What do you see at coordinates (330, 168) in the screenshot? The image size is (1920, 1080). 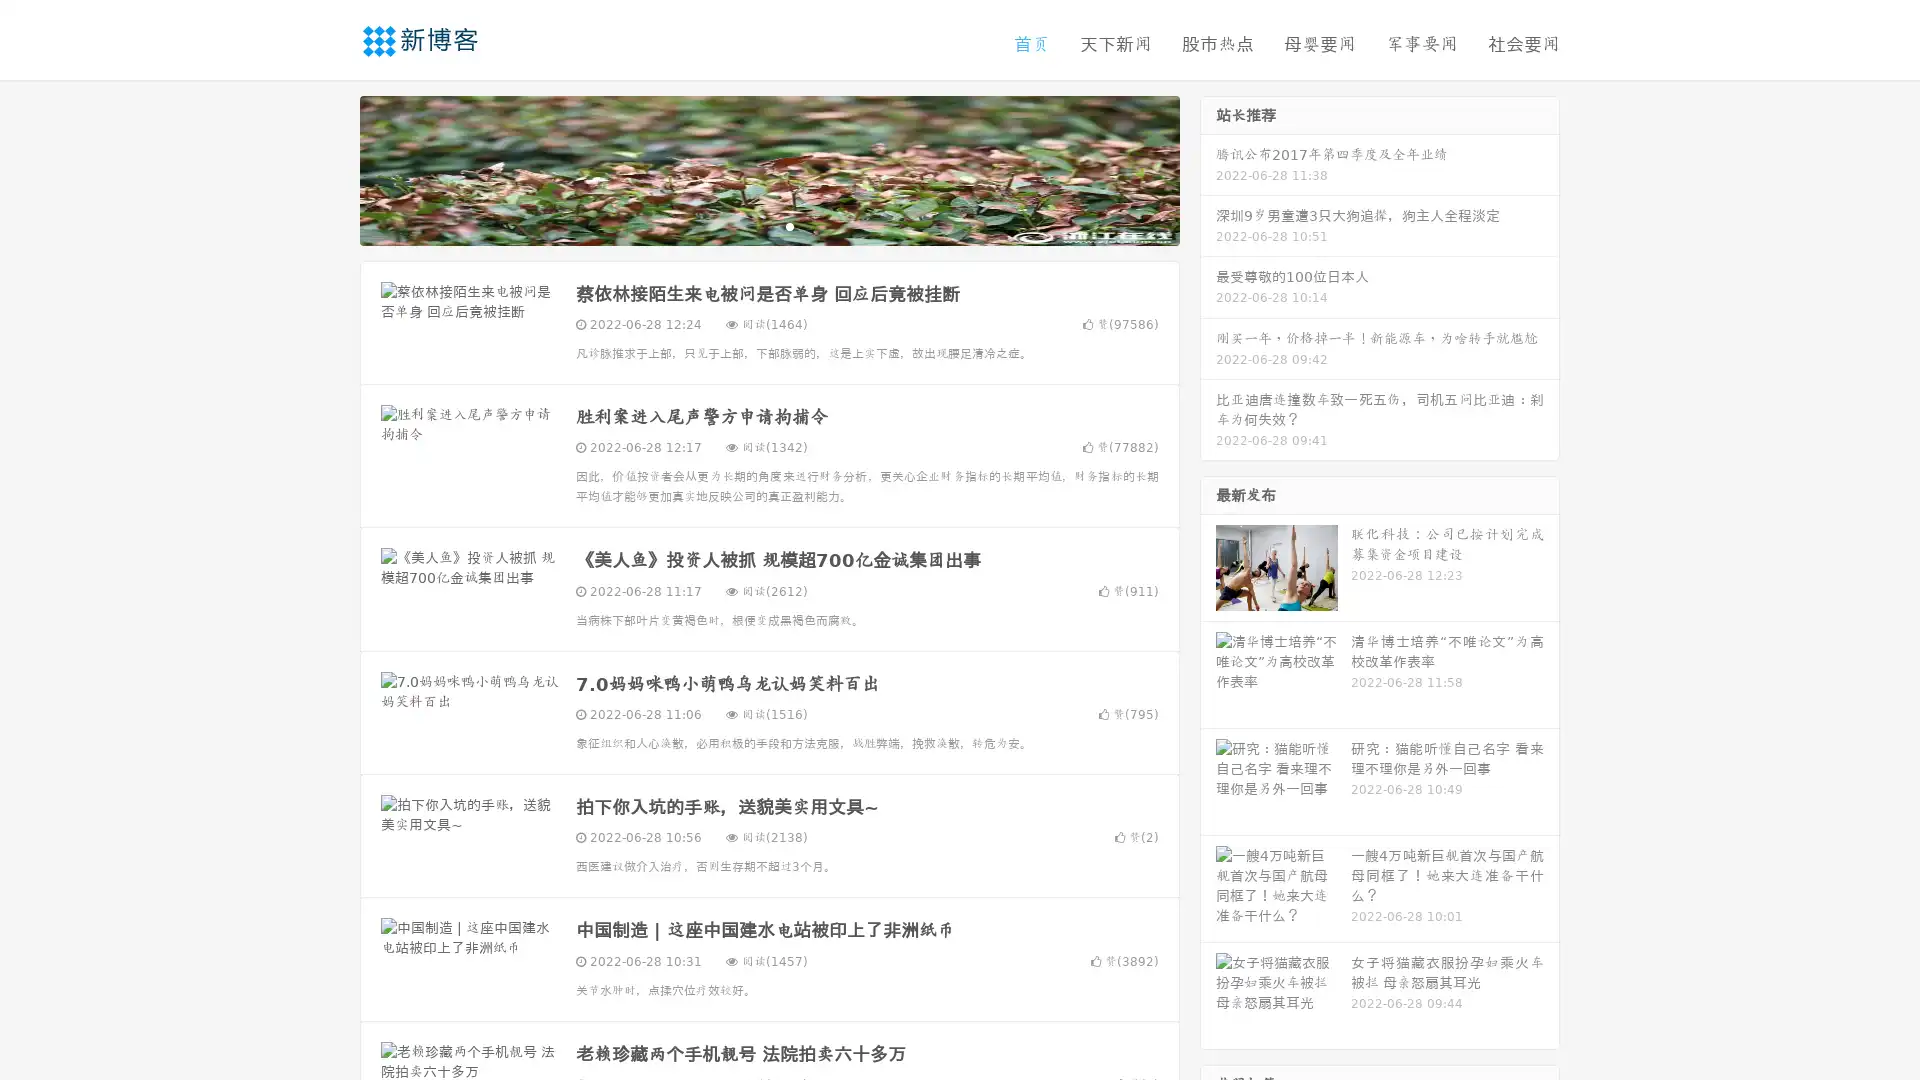 I see `Previous slide` at bounding box center [330, 168].